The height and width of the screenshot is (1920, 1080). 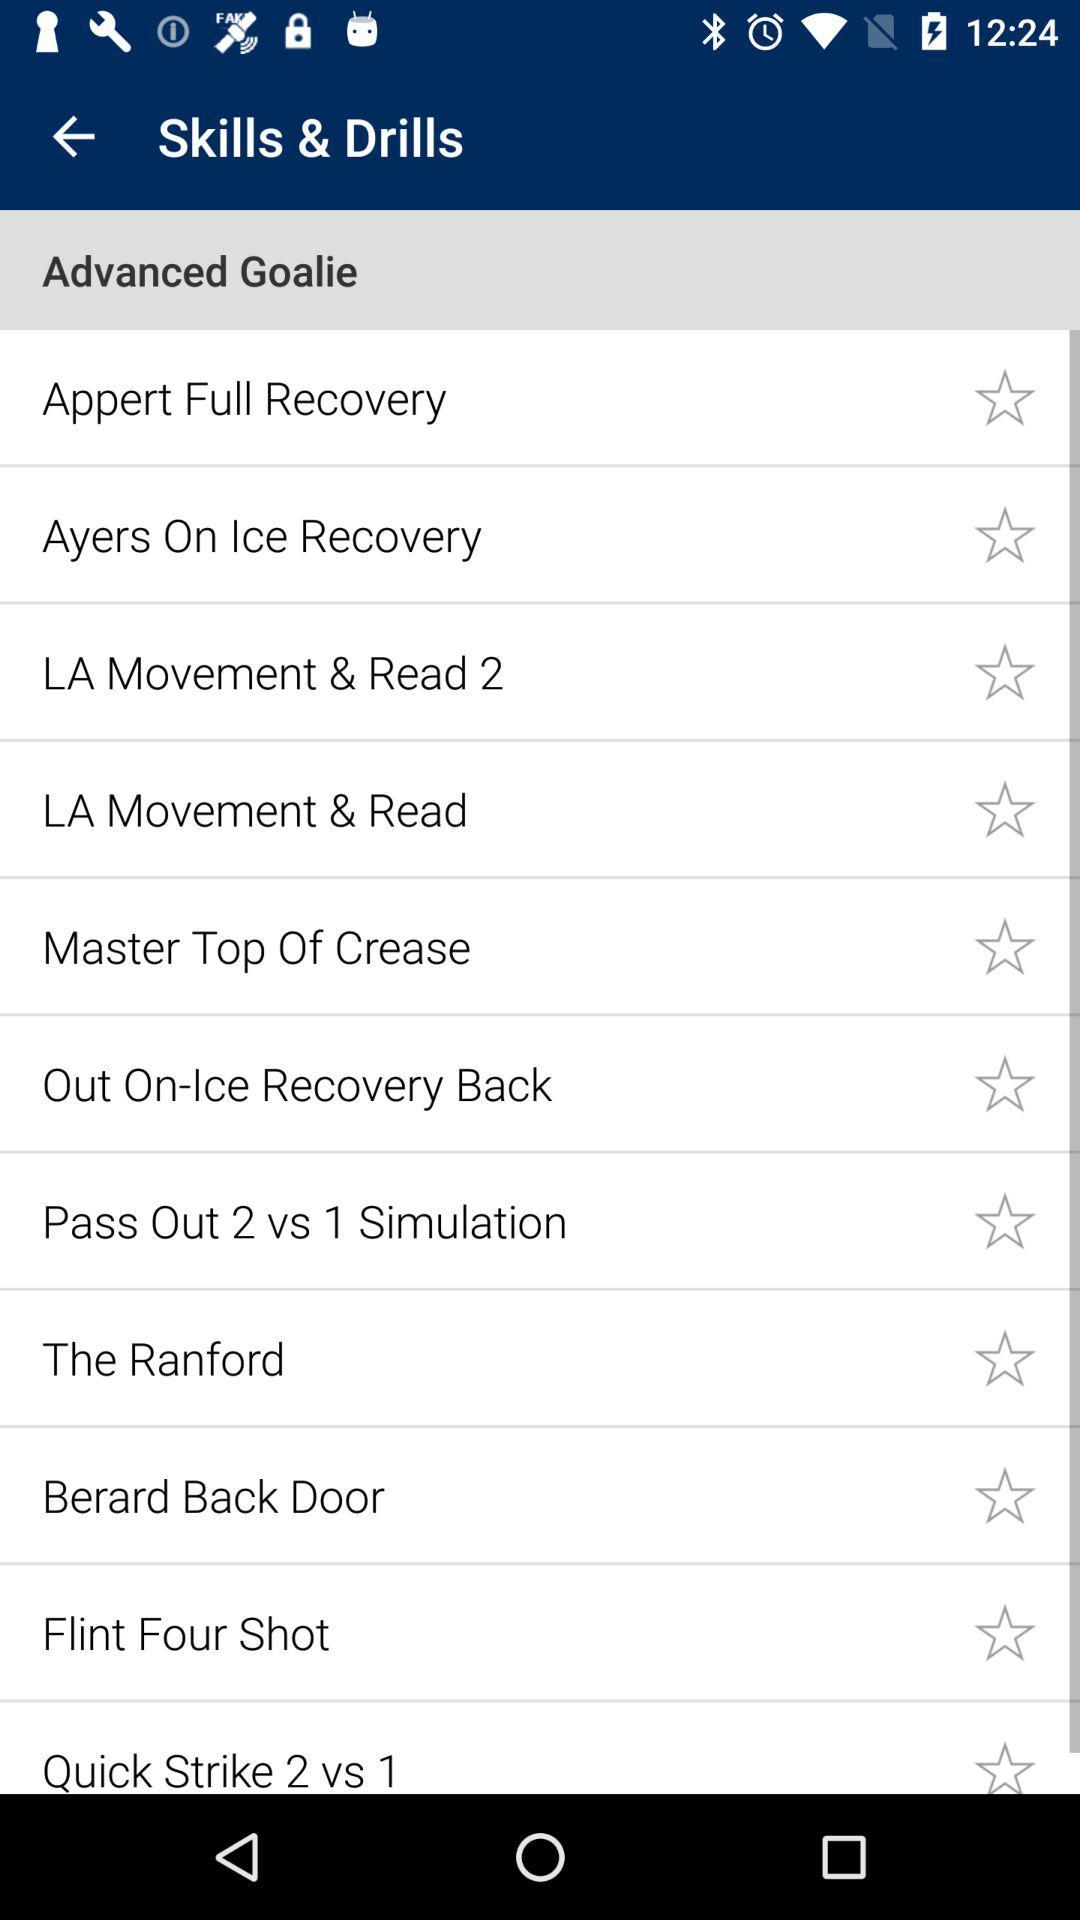 I want to click on star the item, so click(x=1026, y=1357).